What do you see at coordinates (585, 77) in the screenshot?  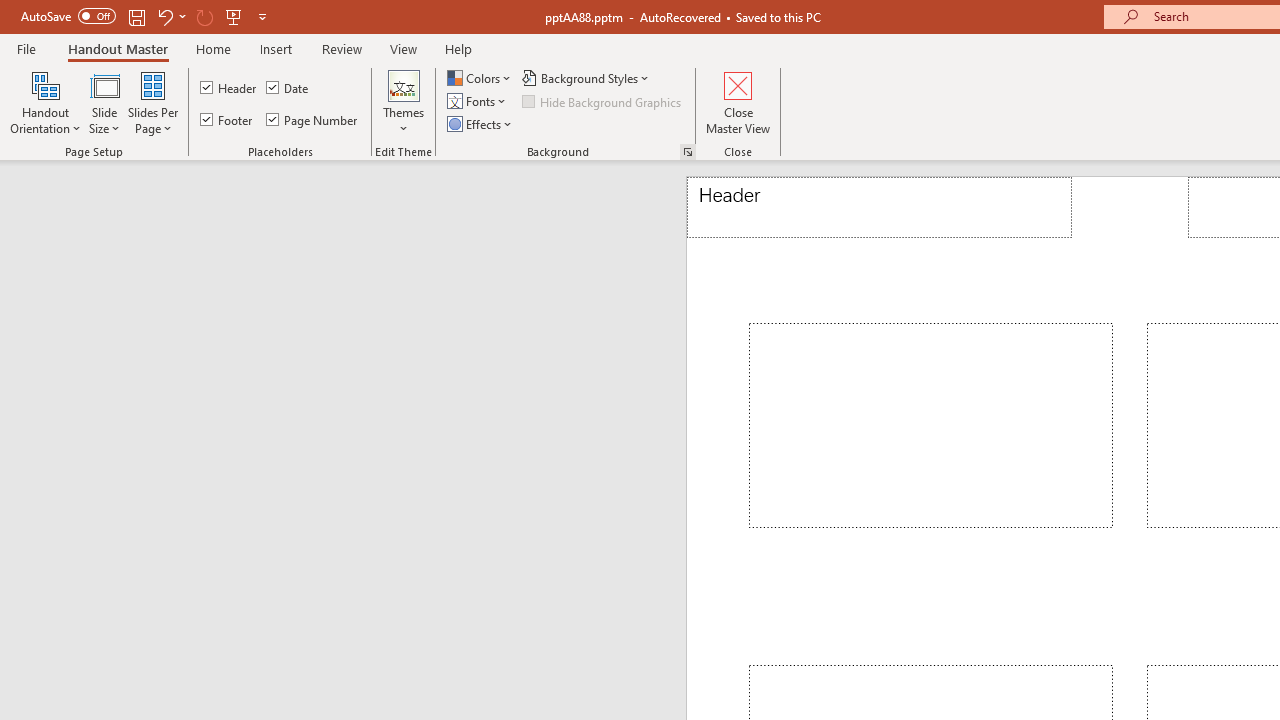 I see `'Background Styles'` at bounding box center [585, 77].